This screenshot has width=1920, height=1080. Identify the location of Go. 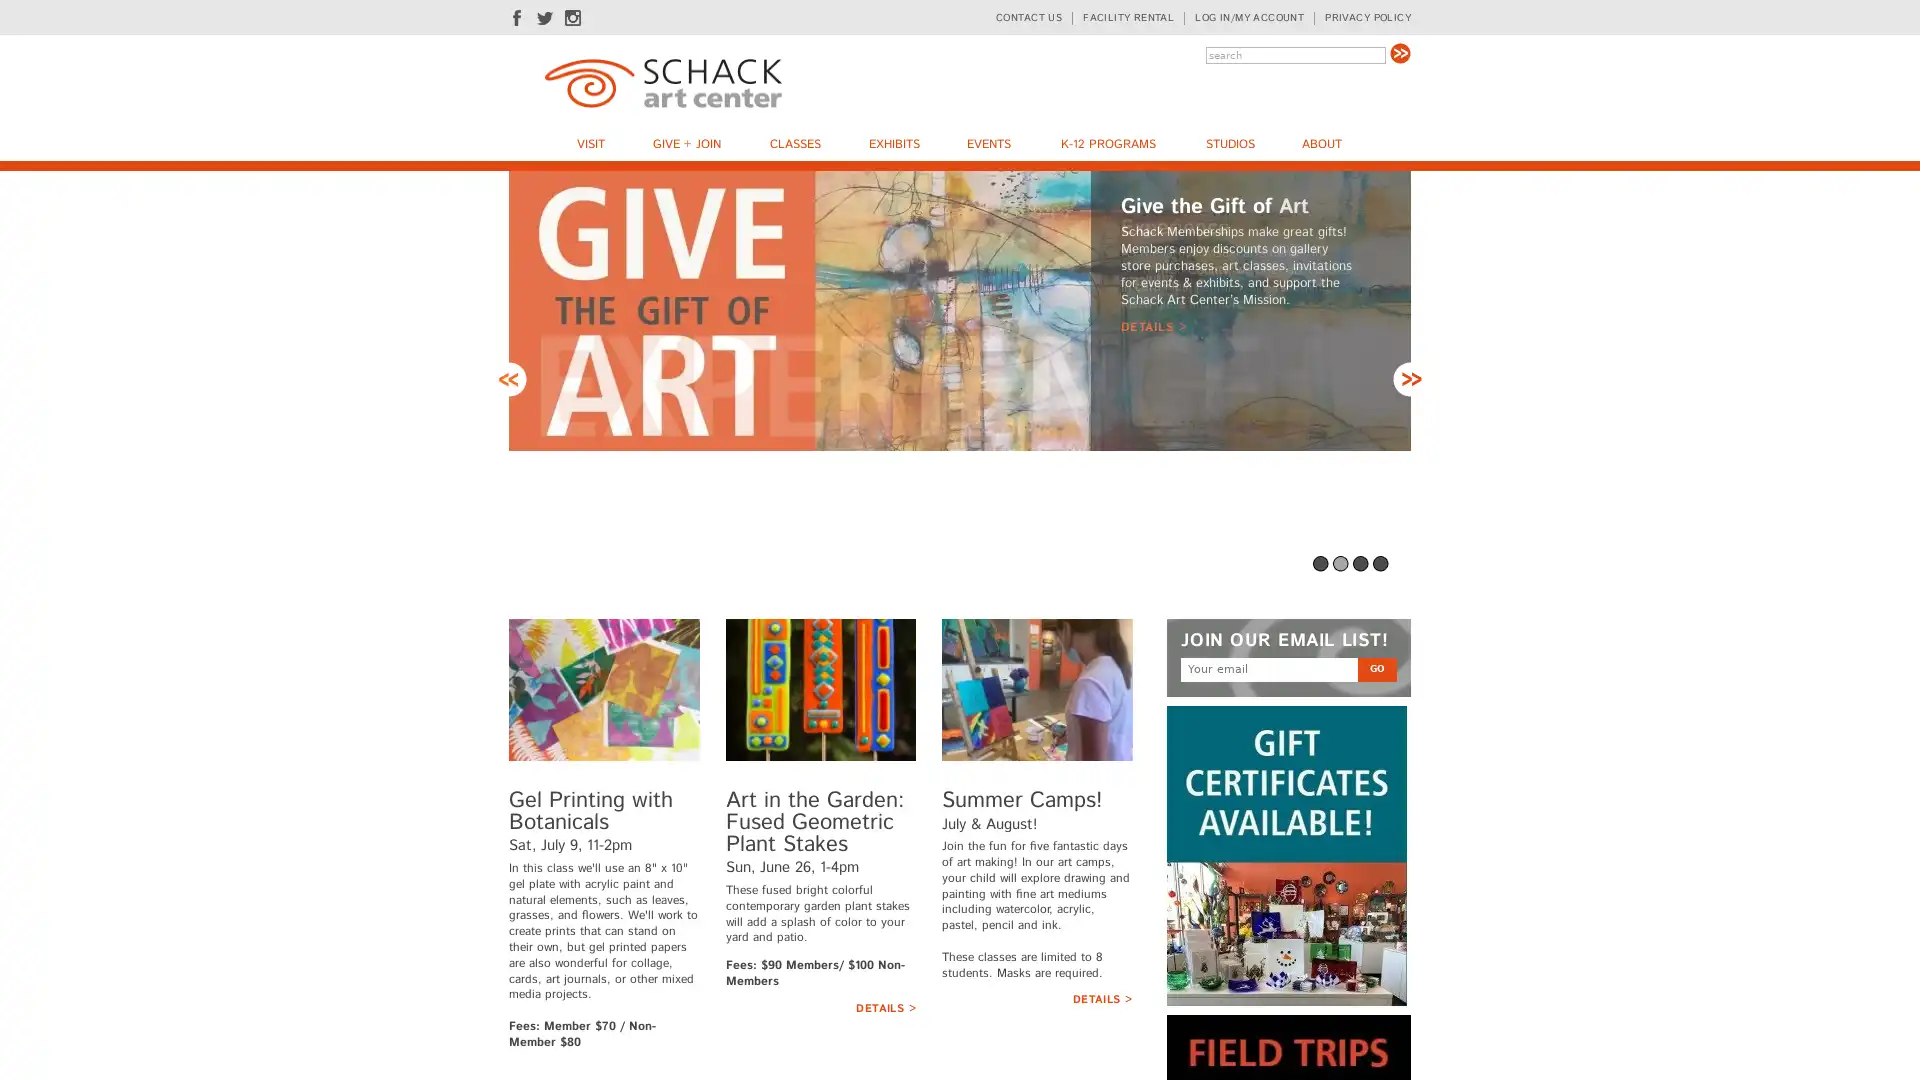
(1376, 668).